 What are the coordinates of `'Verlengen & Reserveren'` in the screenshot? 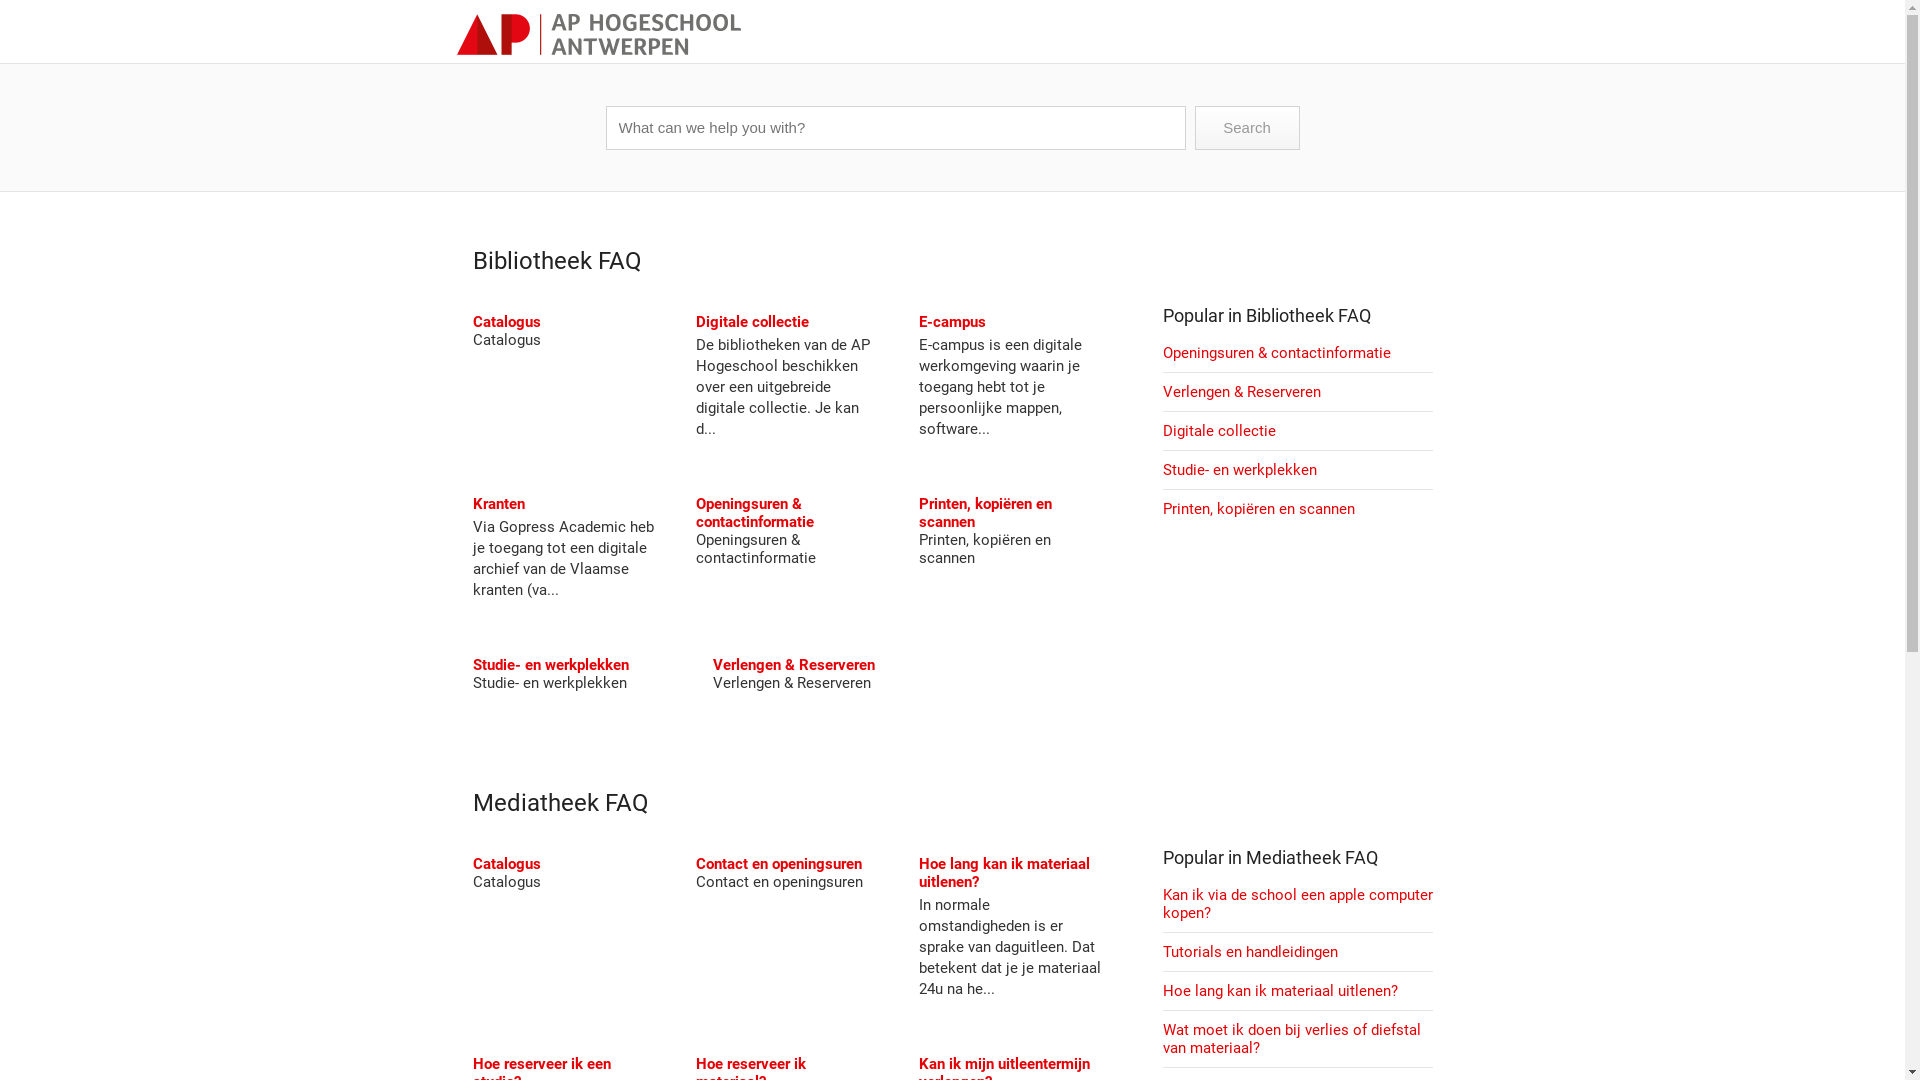 It's located at (711, 664).